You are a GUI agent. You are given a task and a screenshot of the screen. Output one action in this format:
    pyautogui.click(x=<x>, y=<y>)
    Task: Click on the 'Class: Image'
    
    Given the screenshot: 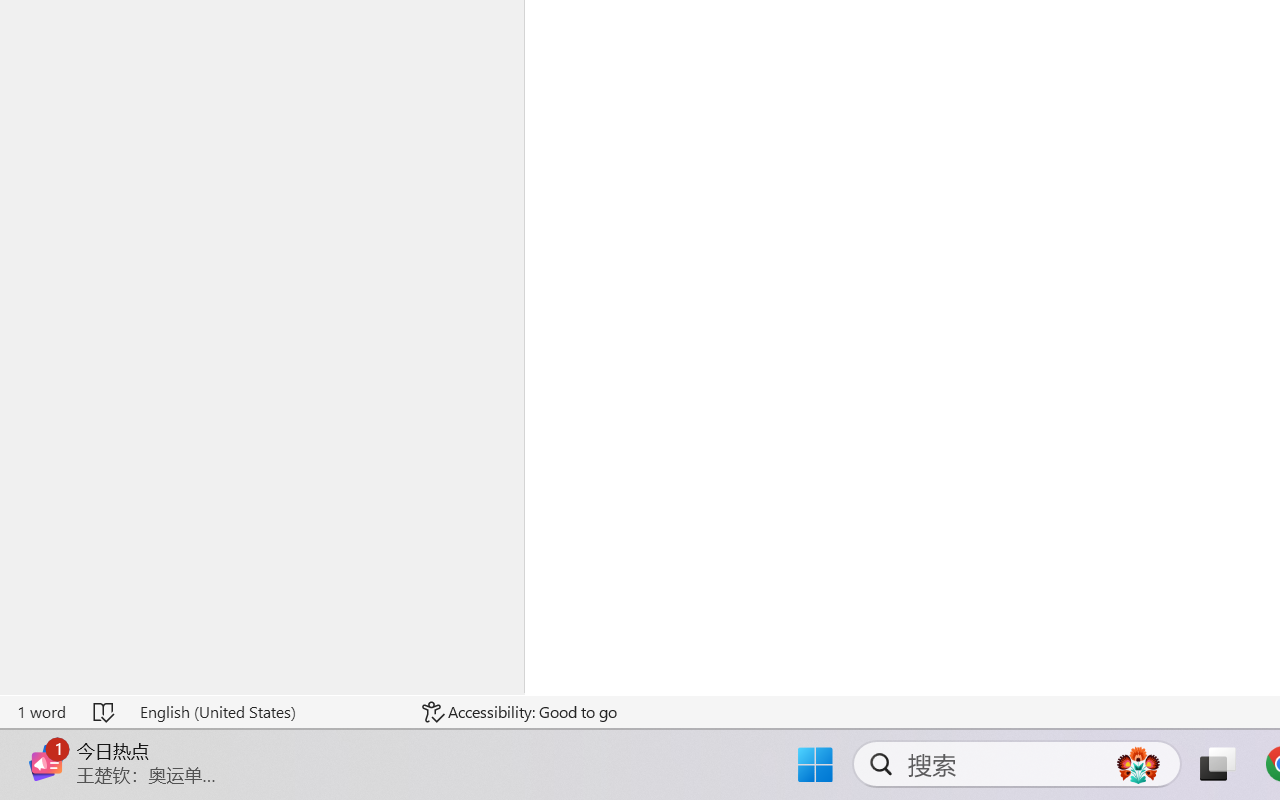 What is the action you would take?
    pyautogui.click(x=46, y=762)
    